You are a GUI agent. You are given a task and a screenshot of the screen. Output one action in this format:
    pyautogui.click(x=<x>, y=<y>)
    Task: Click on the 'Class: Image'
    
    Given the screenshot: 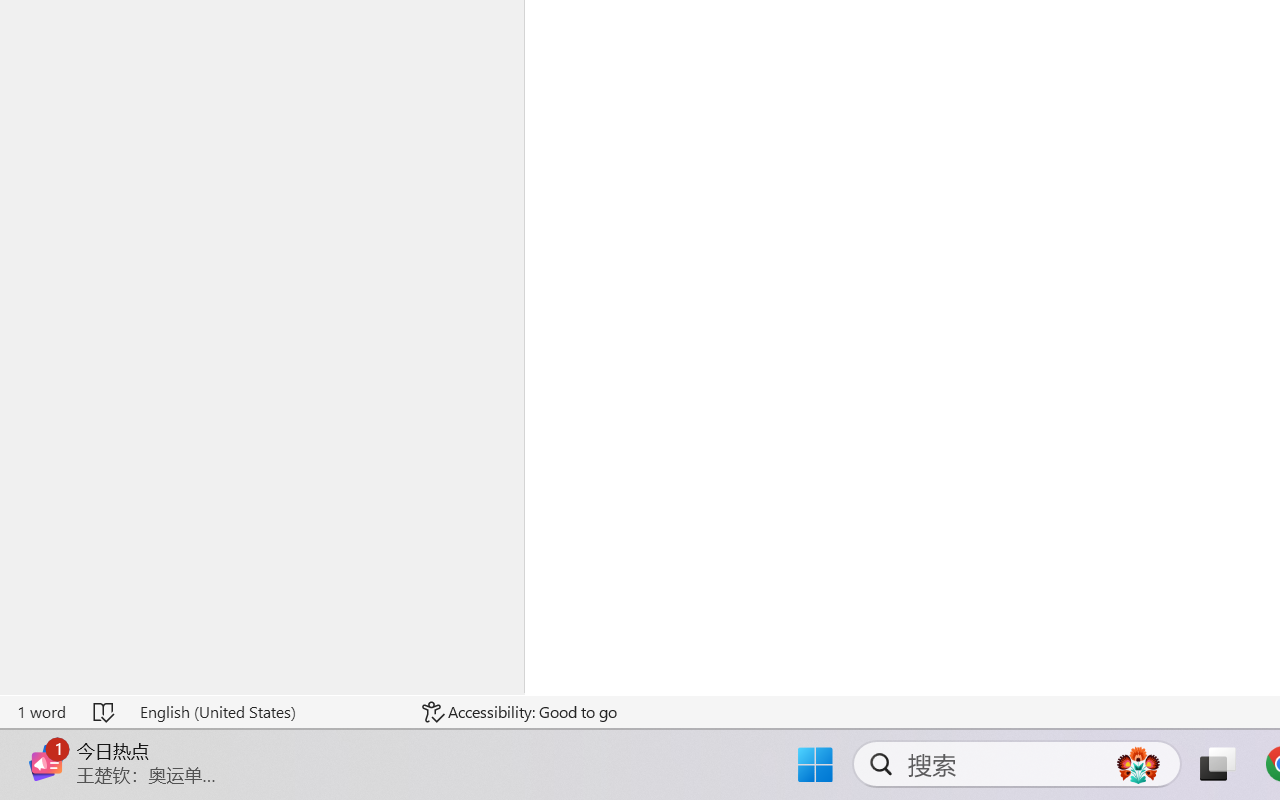 What is the action you would take?
    pyautogui.click(x=46, y=762)
    